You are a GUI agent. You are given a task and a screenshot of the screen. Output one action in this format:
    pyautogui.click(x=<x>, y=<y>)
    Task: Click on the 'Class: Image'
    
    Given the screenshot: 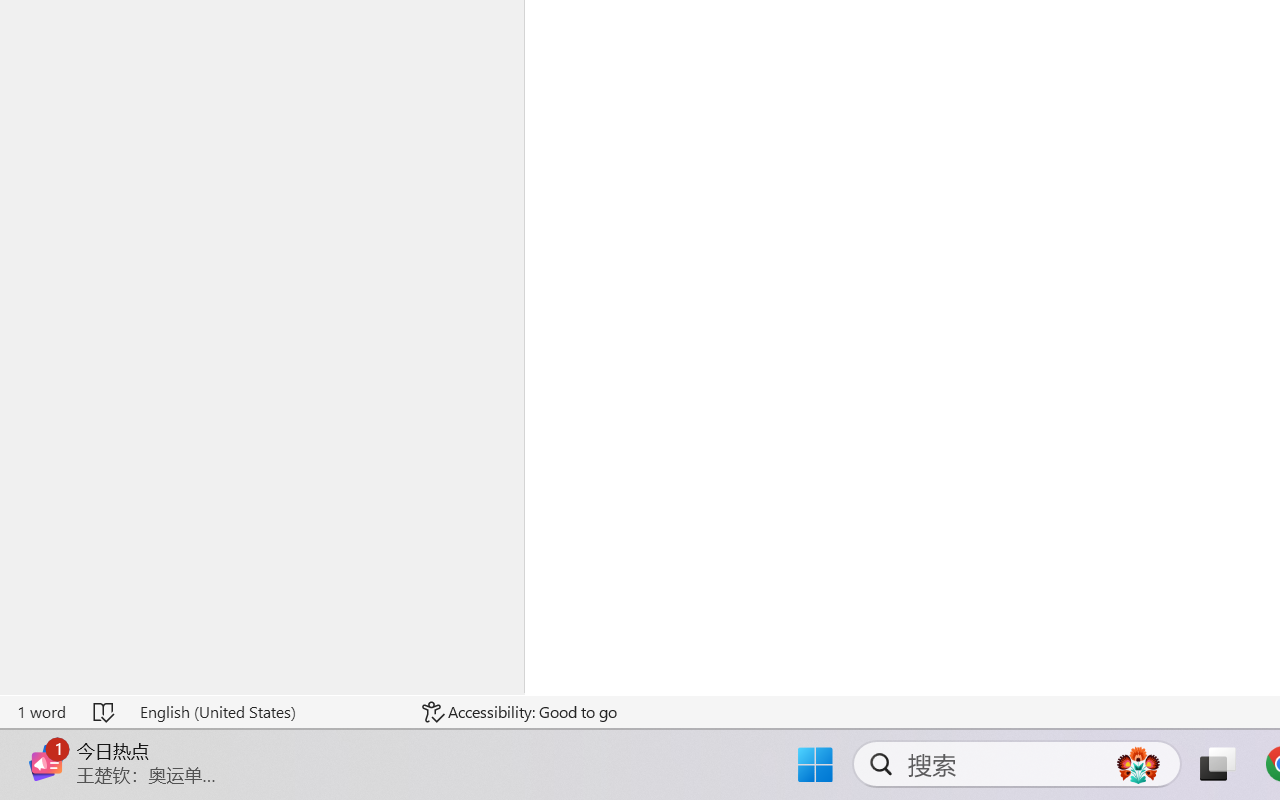 What is the action you would take?
    pyautogui.click(x=46, y=762)
    